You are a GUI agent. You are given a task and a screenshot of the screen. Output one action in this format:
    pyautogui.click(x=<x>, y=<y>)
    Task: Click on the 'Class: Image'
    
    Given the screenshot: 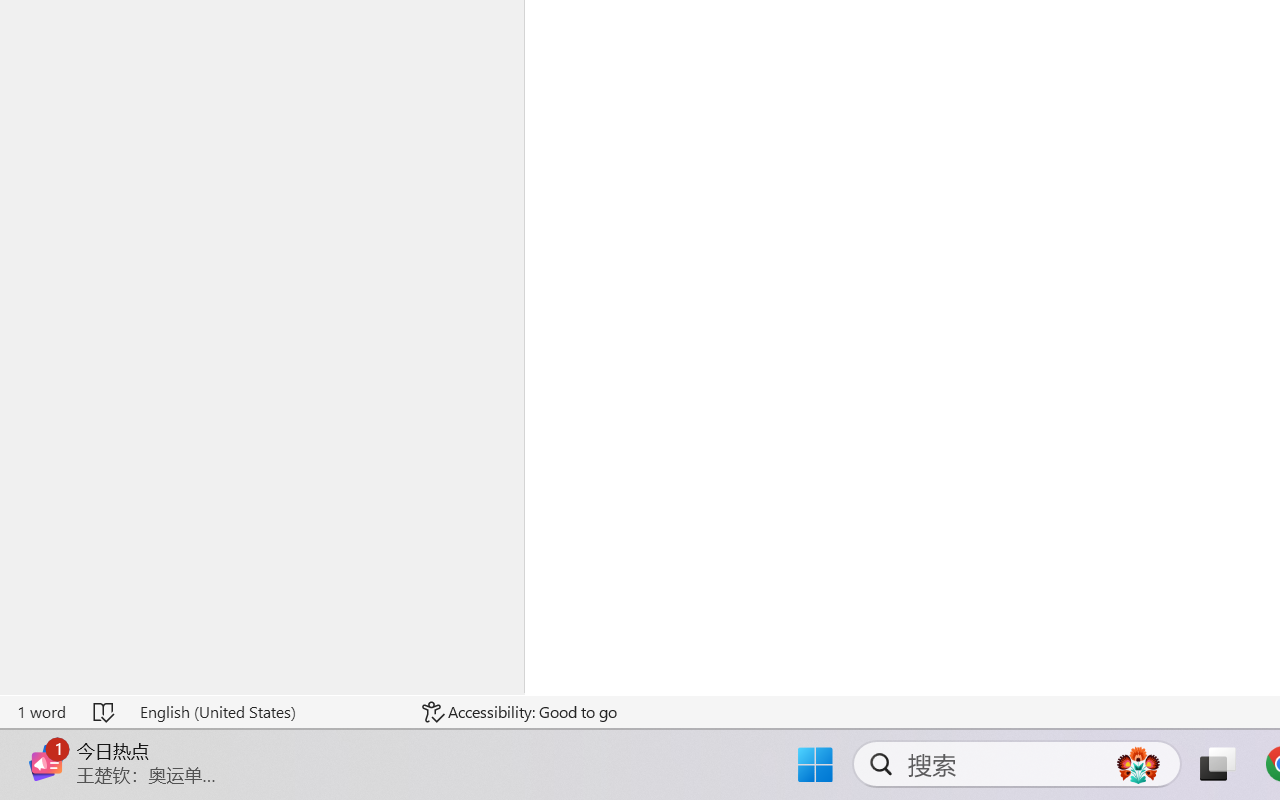 What is the action you would take?
    pyautogui.click(x=46, y=762)
    